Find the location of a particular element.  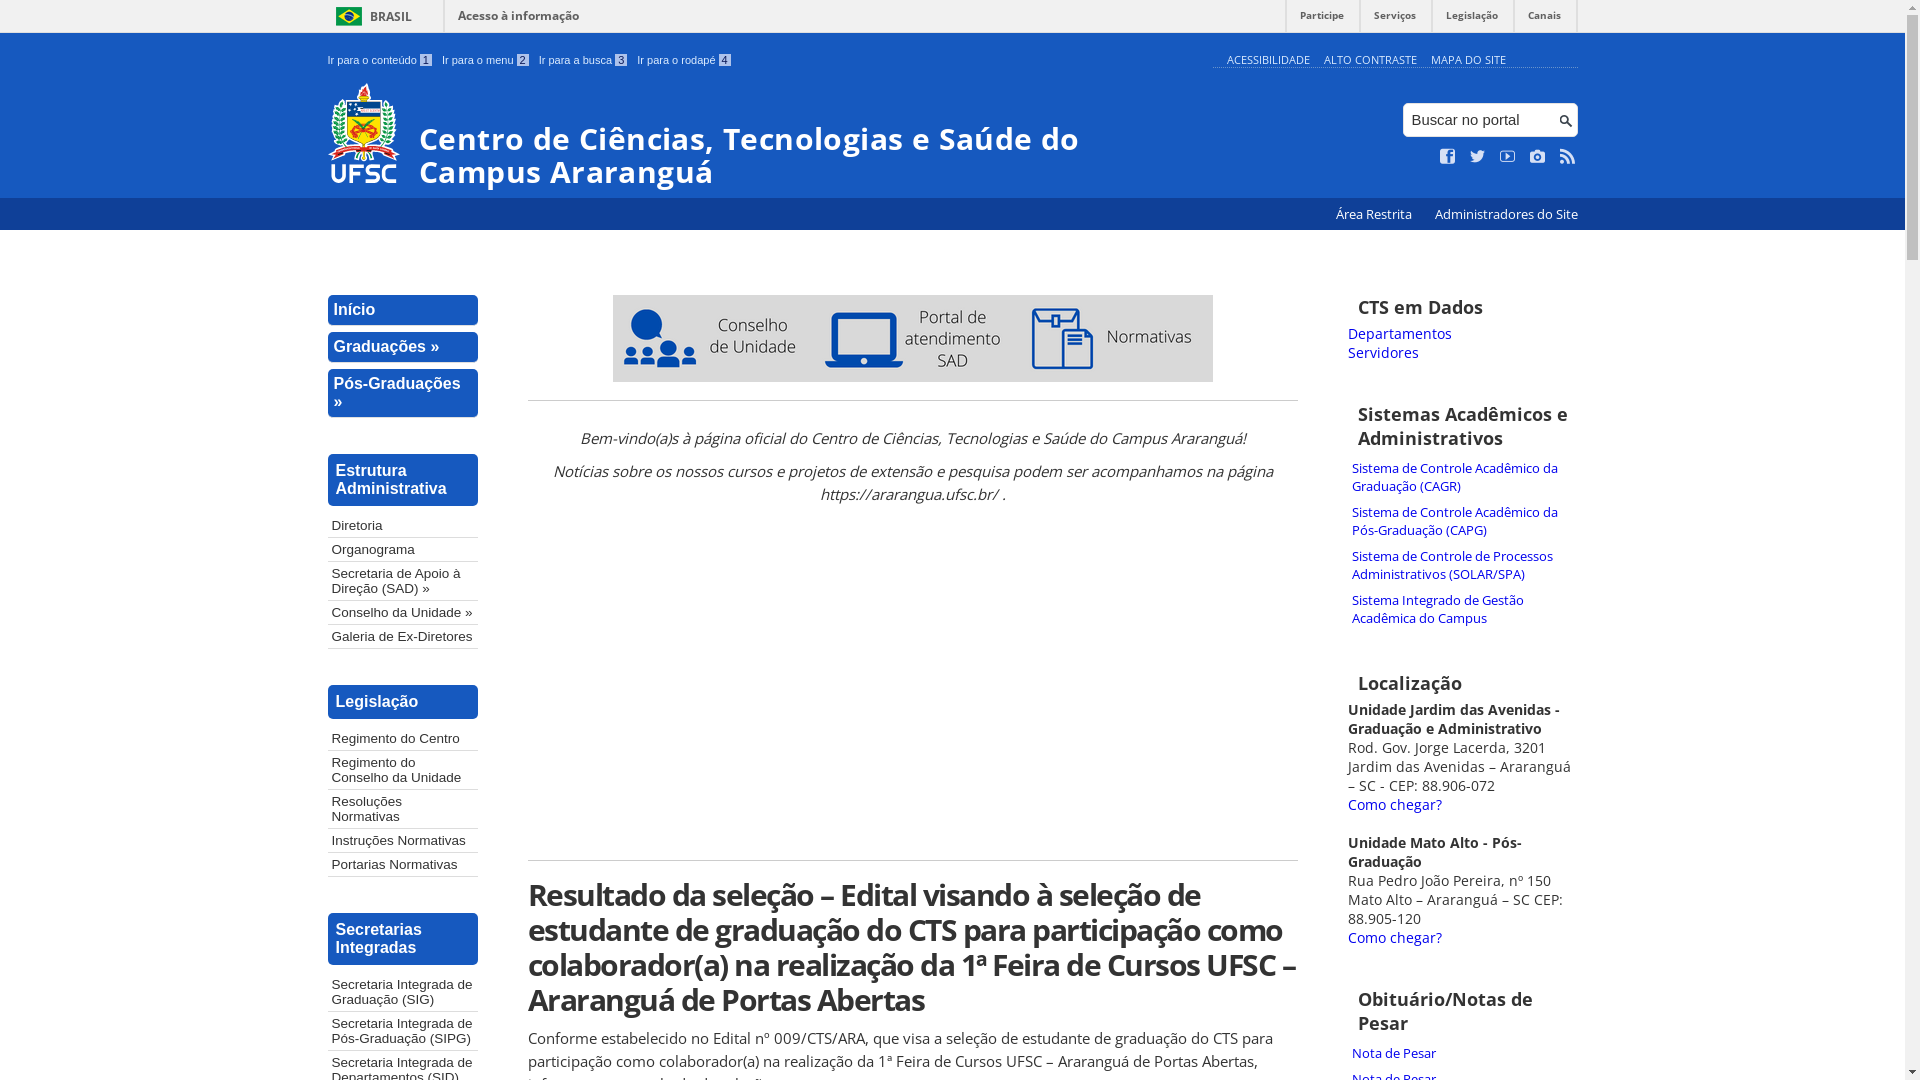

'Sistema de Controle de Processos Administrativos (SOLAR/SPA)' is located at coordinates (1463, 564).